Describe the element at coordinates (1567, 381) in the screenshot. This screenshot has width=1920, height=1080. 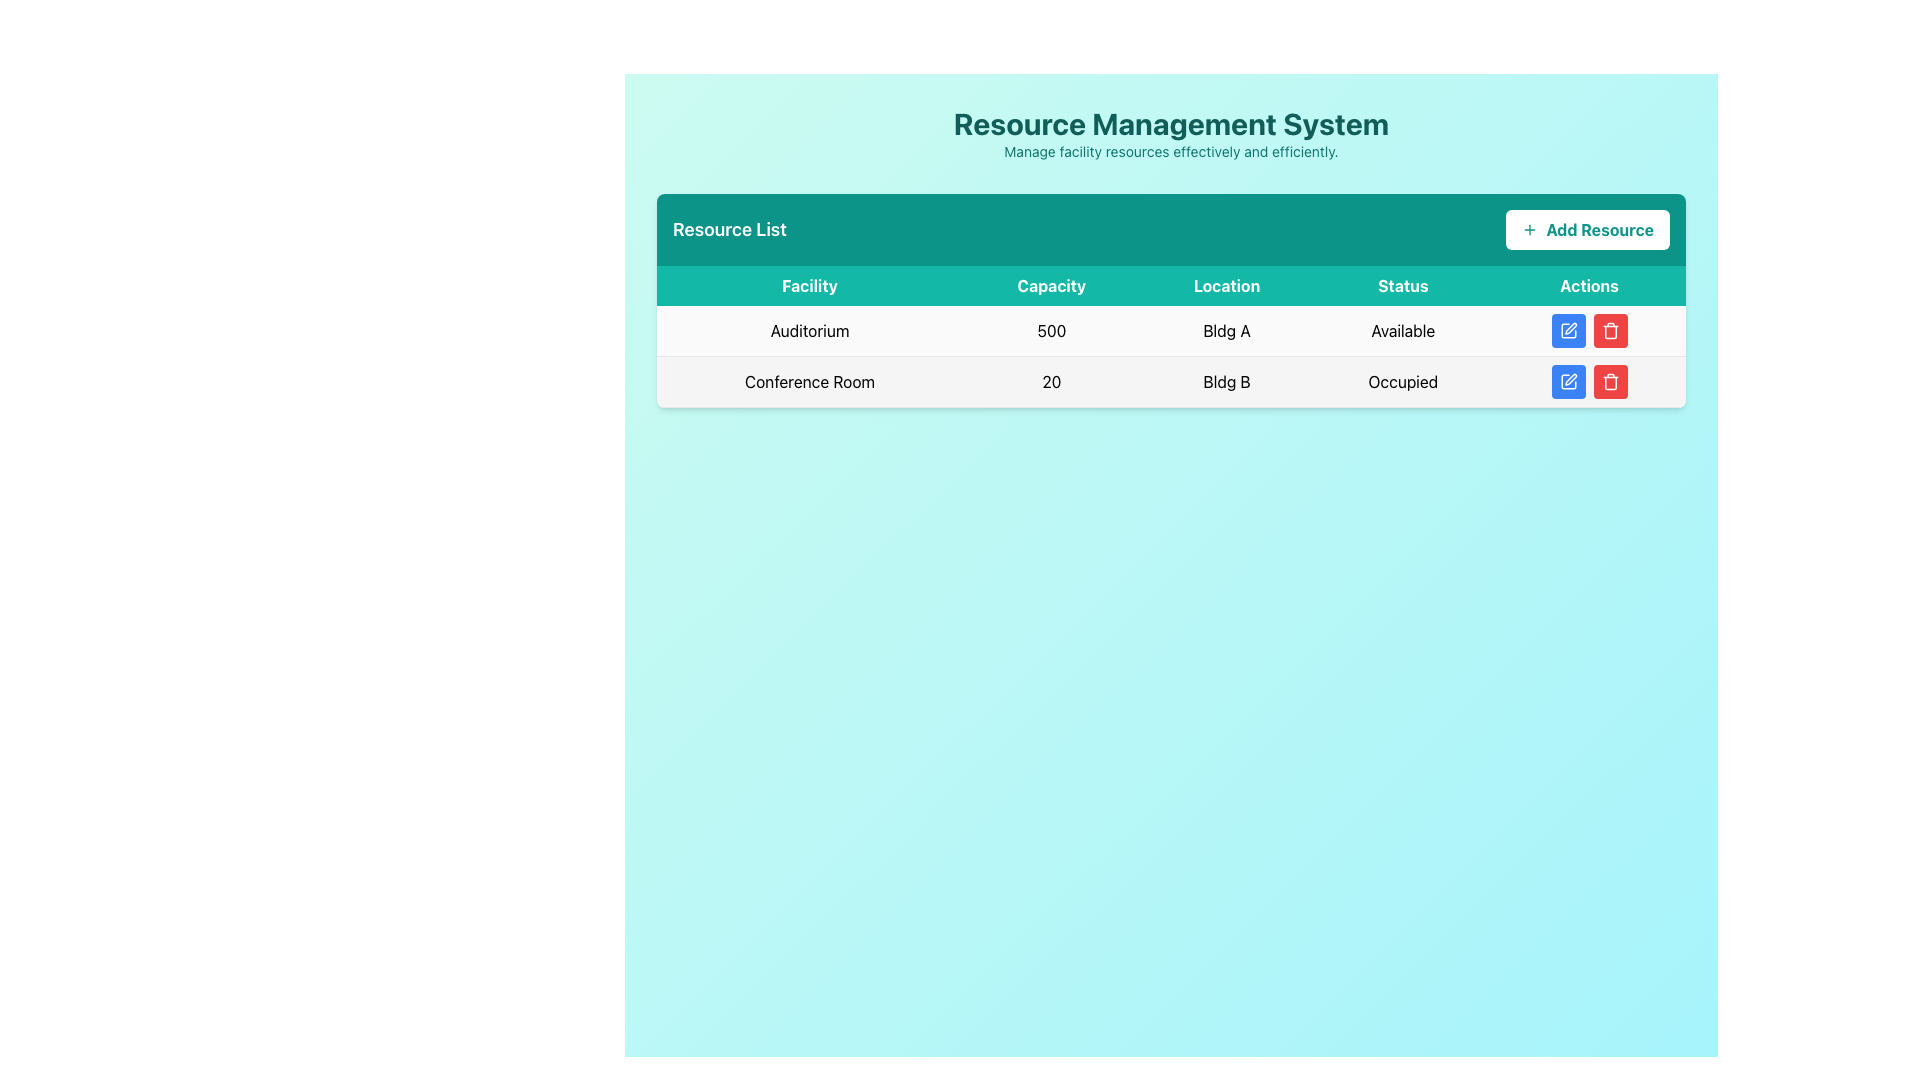
I see `the edit button in the 'Actions' column of the second row for the 'Conference Room' entry to observe the hover effect` at that location.